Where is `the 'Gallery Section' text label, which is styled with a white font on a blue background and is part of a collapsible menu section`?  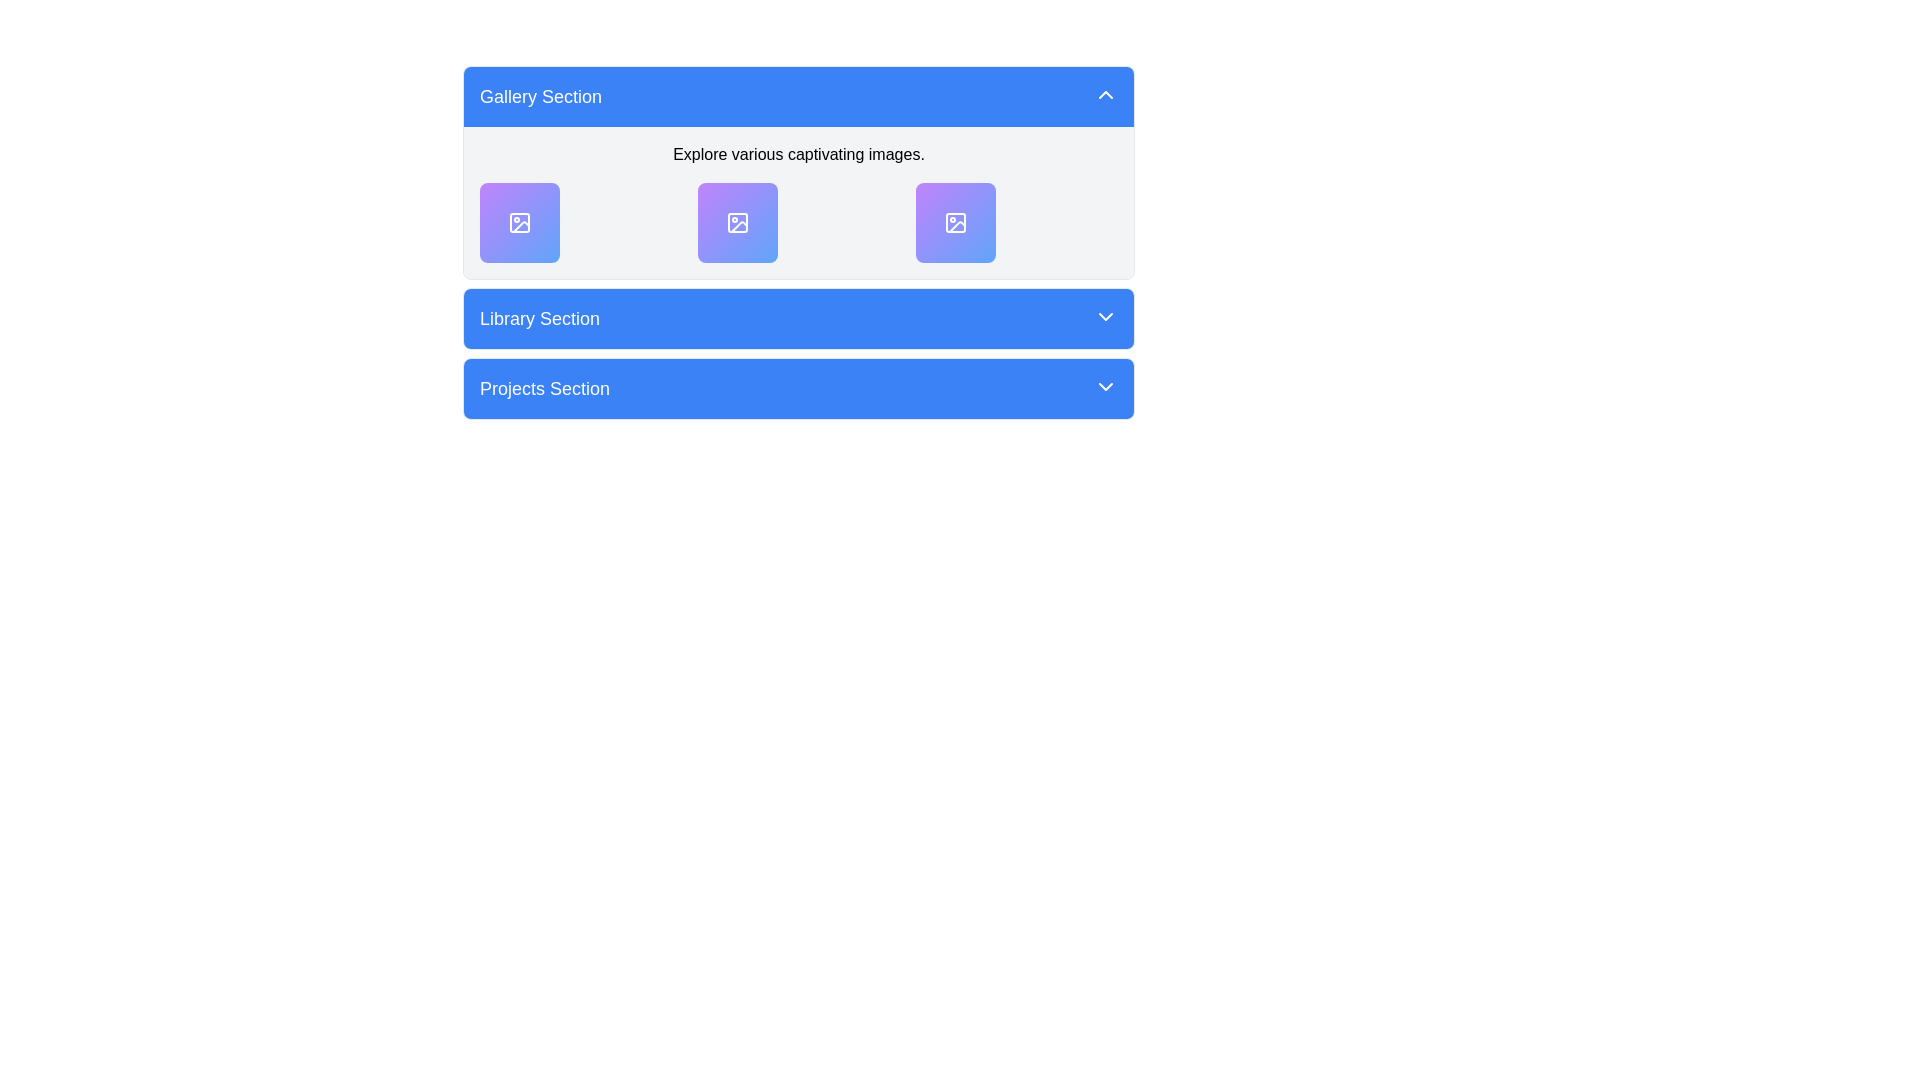 the 'Gallery Section' text label, which is styled with a white font on a blue background and is part of a collapsible menu section is located at coordinates (541, 96).